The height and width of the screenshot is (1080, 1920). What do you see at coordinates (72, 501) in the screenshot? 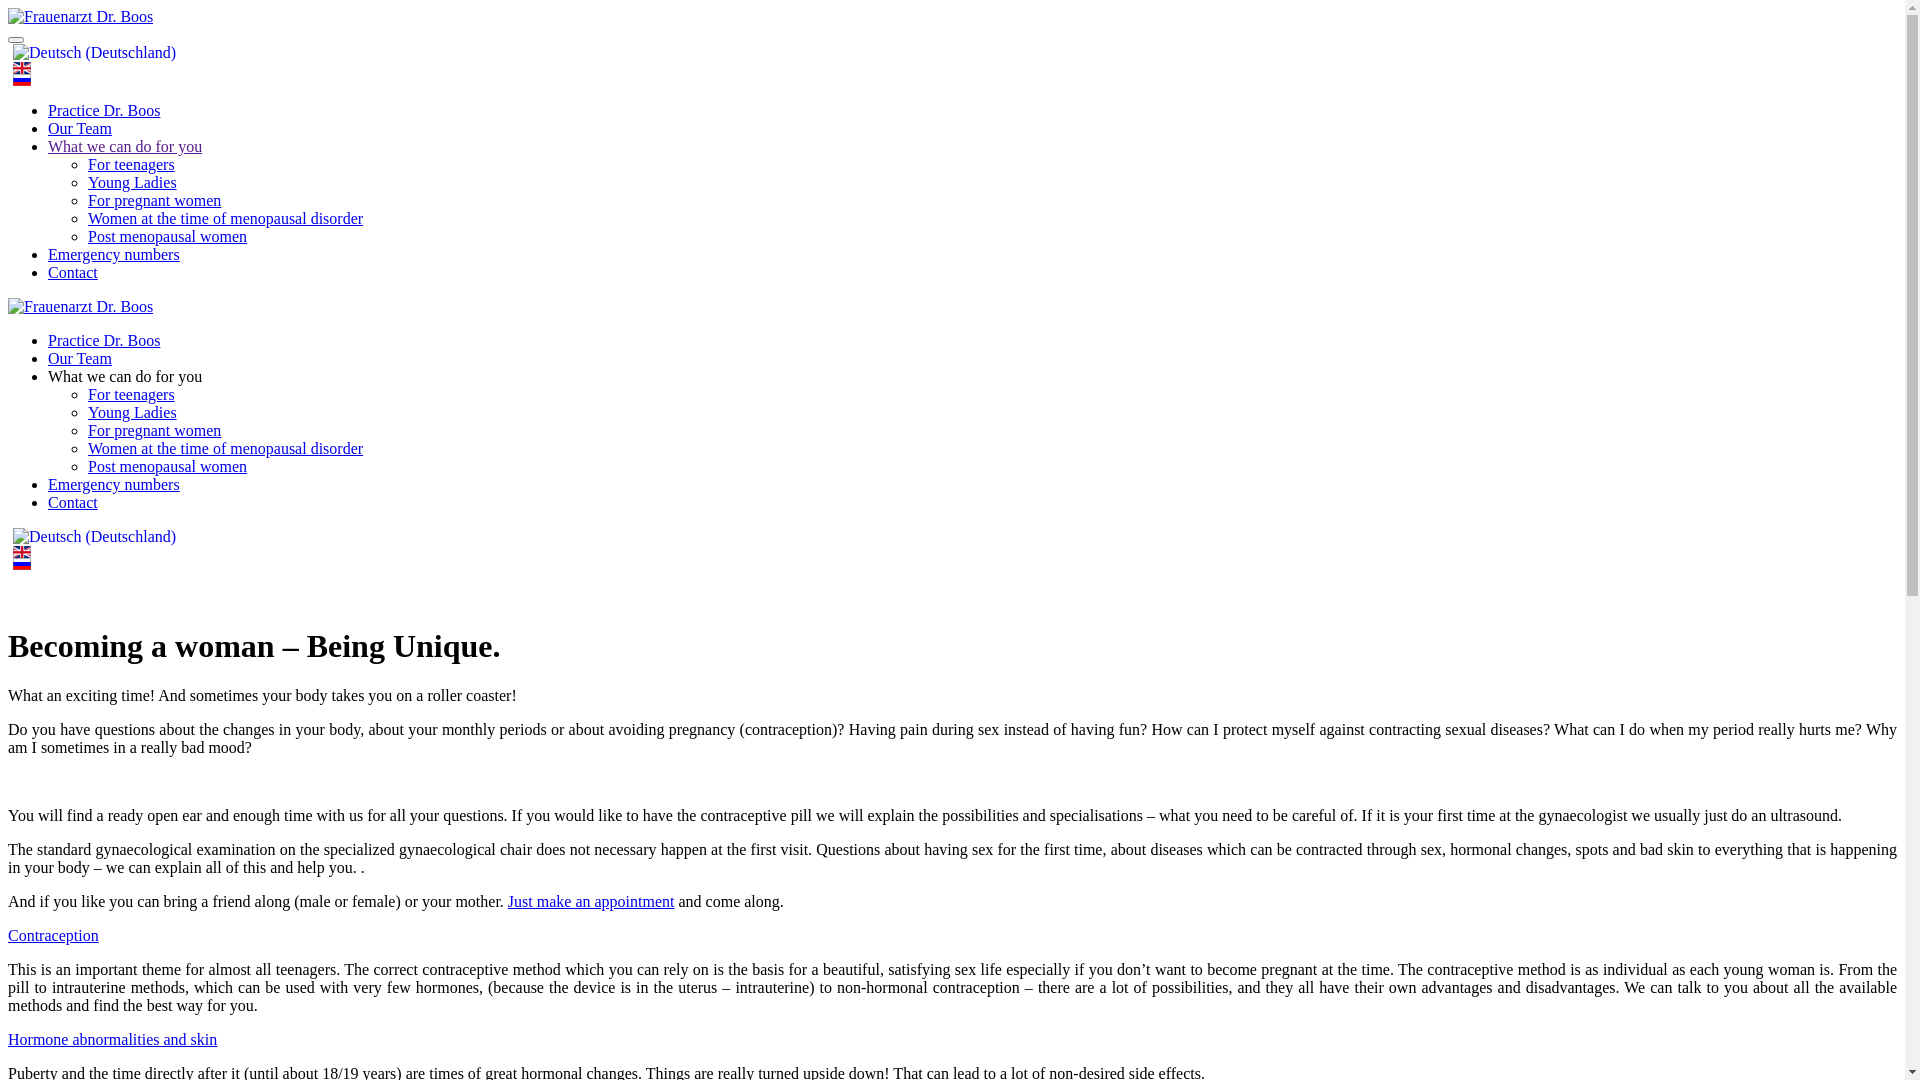
I see `'Contact'` at bounding box center [72, 501].